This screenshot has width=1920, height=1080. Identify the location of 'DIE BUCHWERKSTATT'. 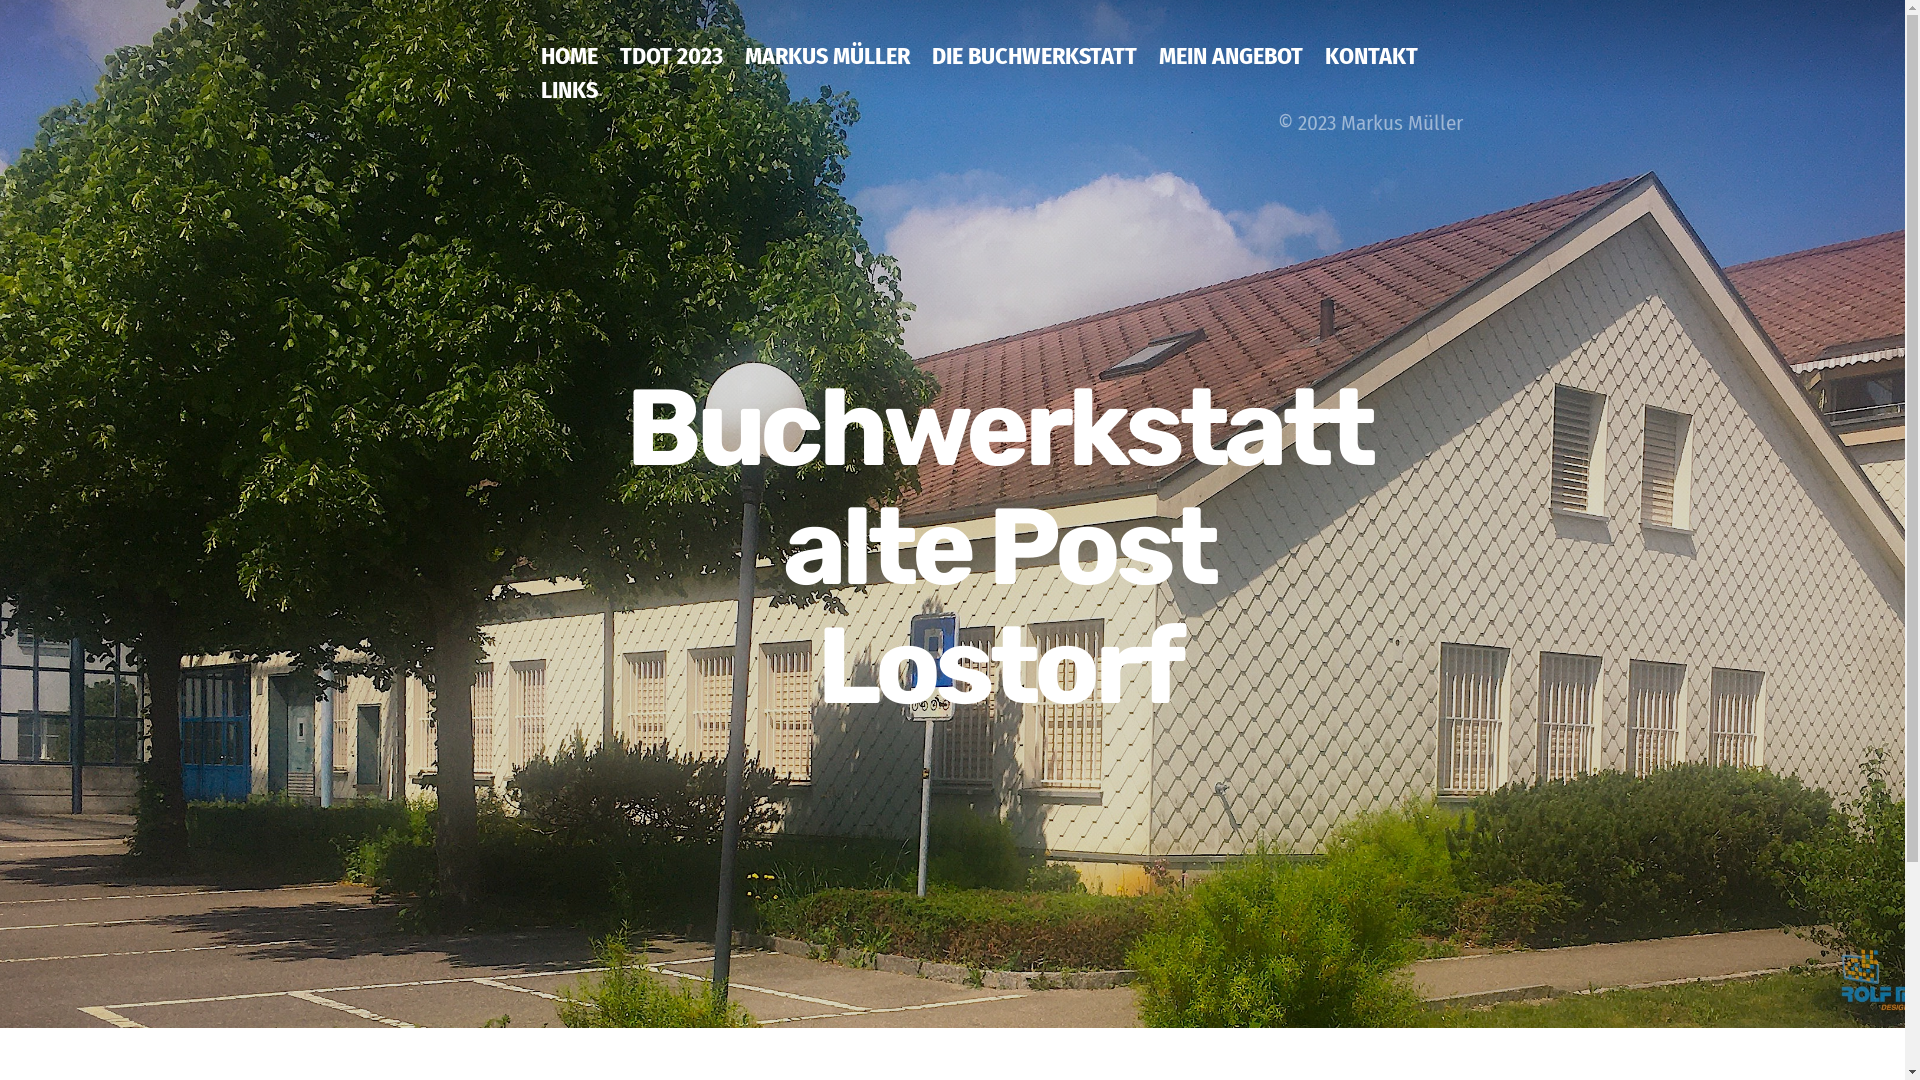
(1034, 69).